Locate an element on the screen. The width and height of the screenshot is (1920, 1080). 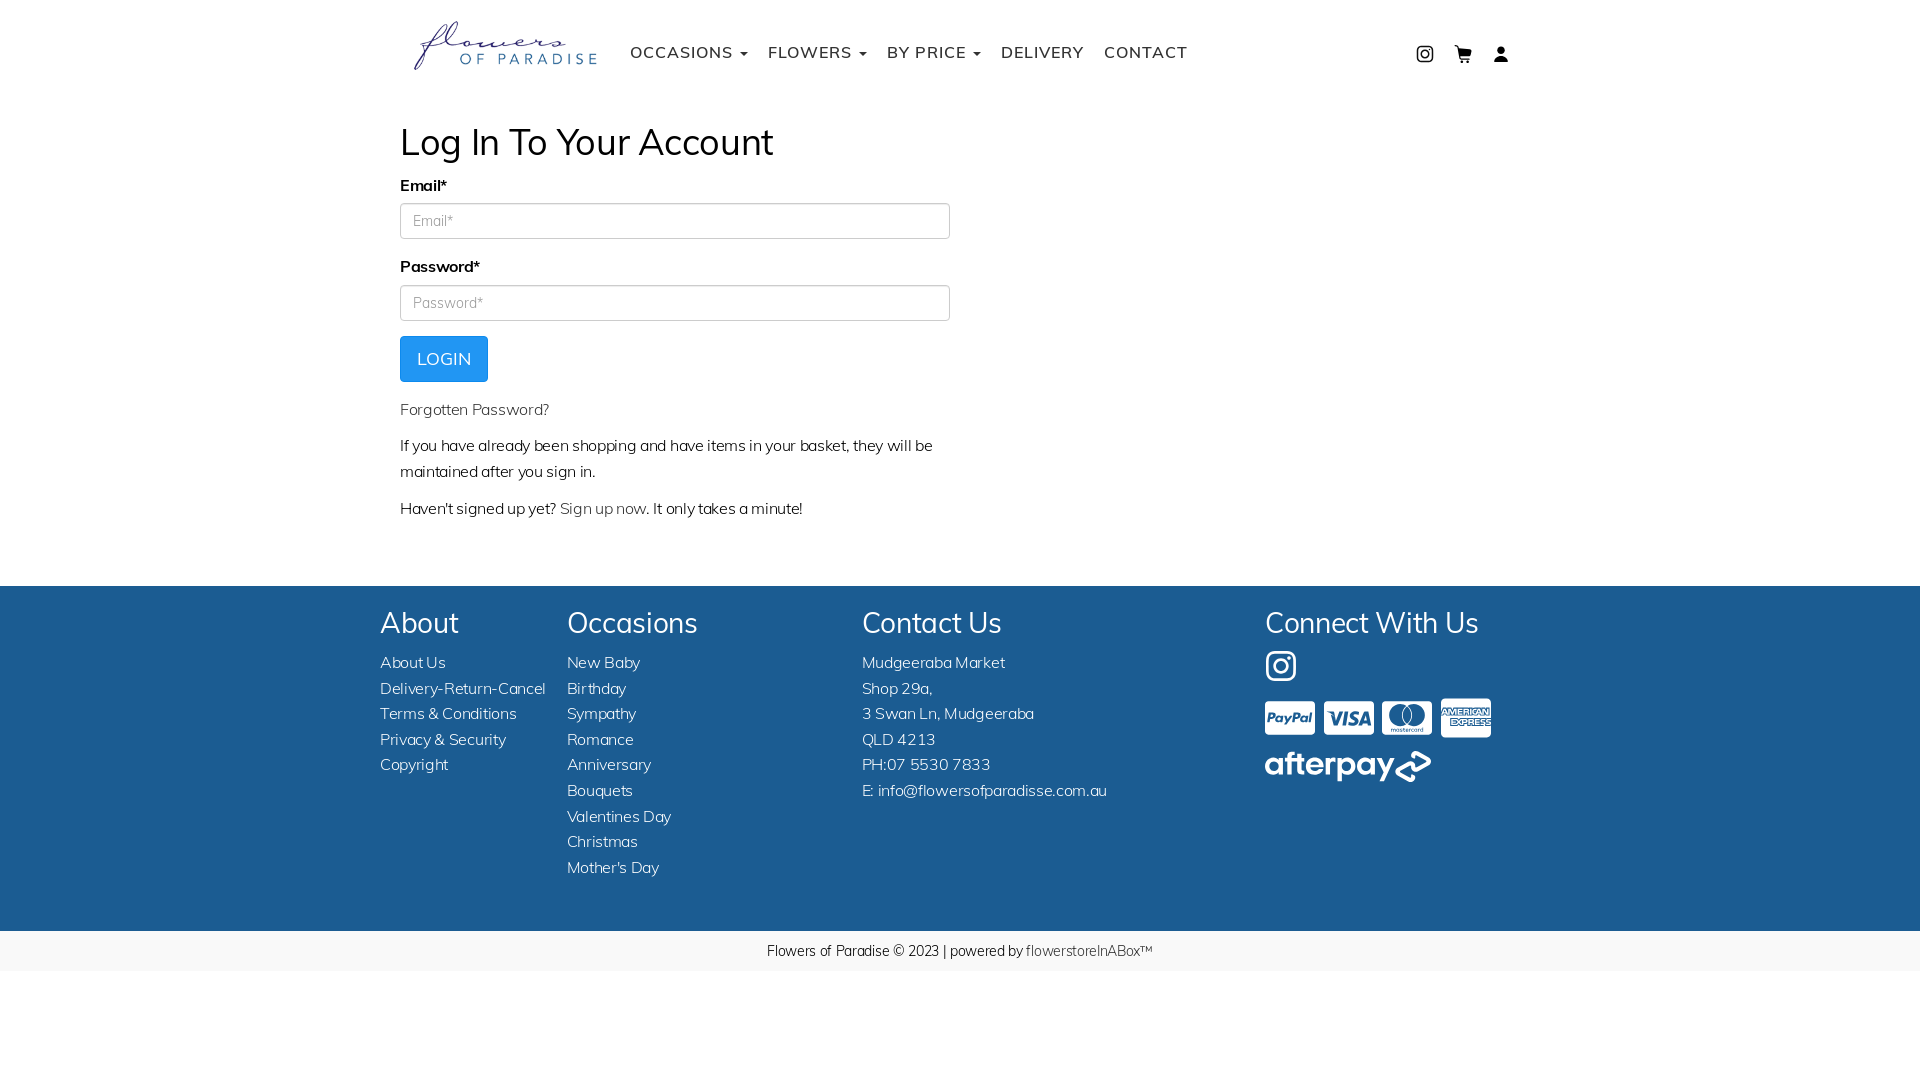
'Mother's Day' is located at coordinates (612, 866).